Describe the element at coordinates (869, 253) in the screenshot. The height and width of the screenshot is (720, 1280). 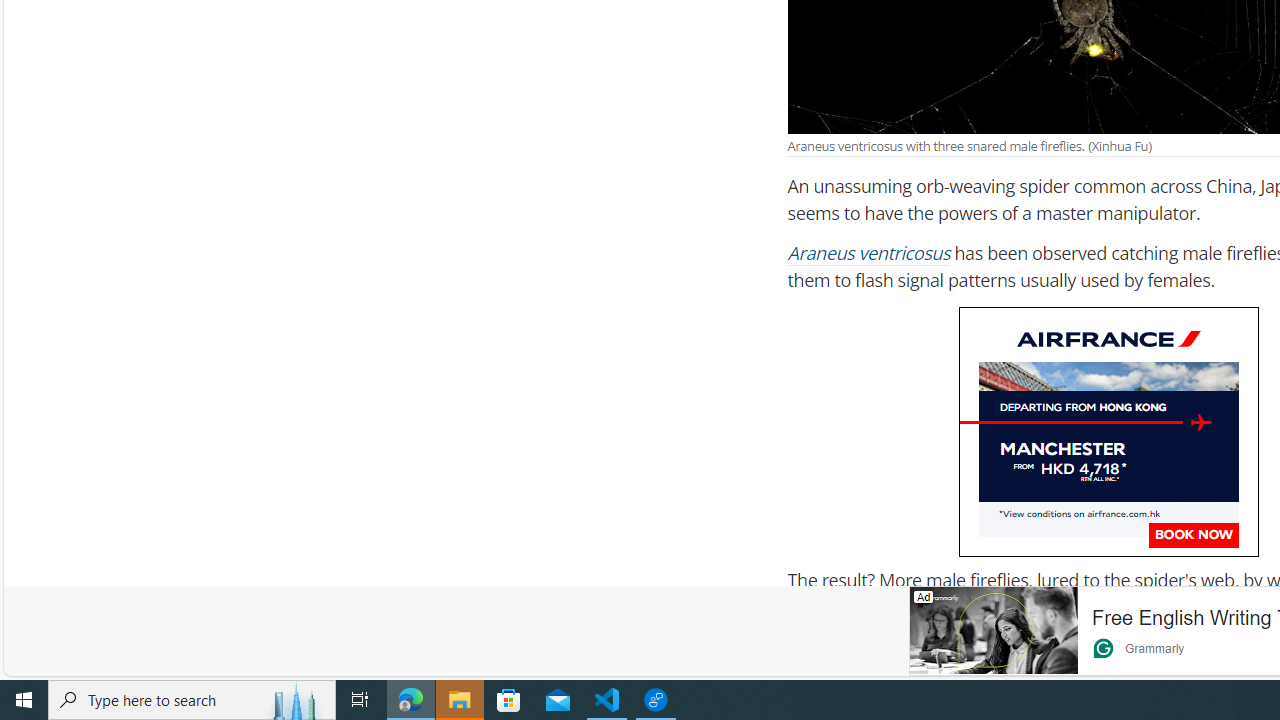
I see `'Araneus ventricosus'` at that location.